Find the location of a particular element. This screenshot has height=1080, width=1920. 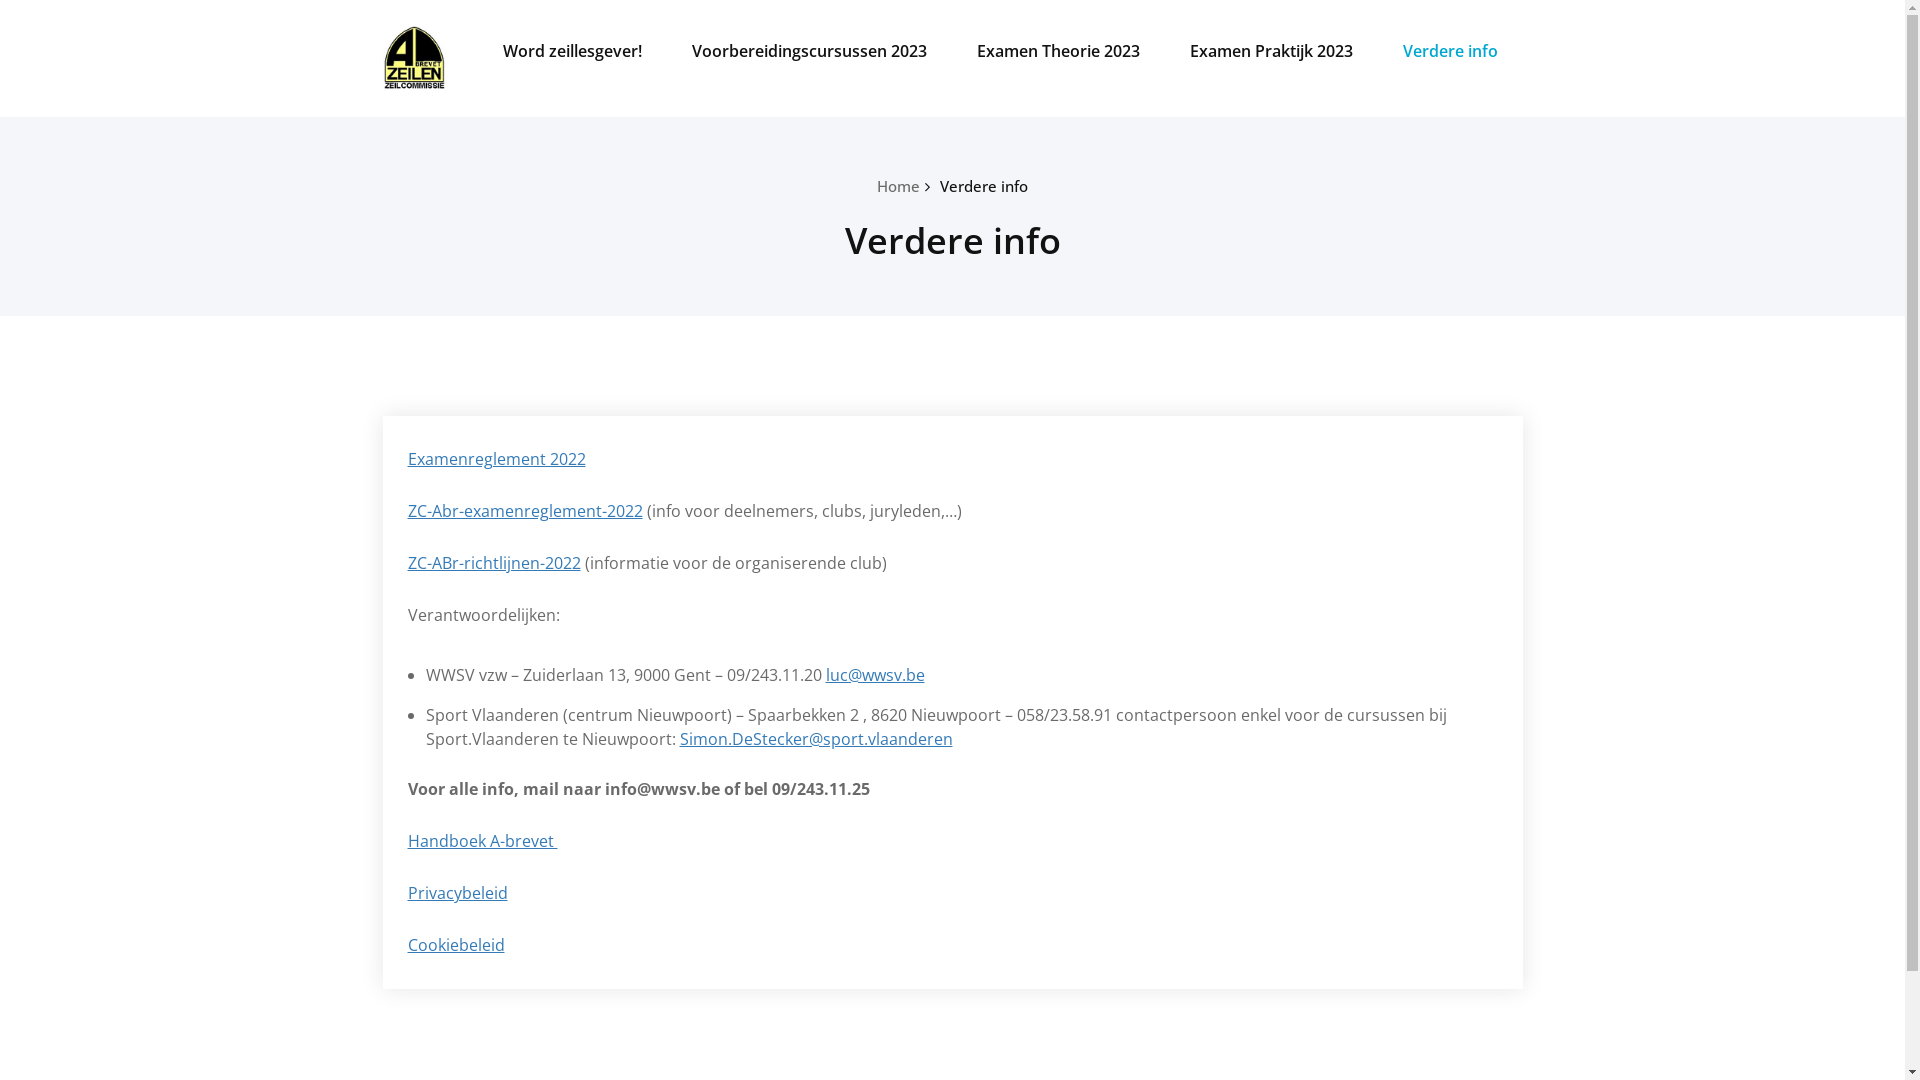

'Cookiebeleid' is located at coordinates (455, 945).